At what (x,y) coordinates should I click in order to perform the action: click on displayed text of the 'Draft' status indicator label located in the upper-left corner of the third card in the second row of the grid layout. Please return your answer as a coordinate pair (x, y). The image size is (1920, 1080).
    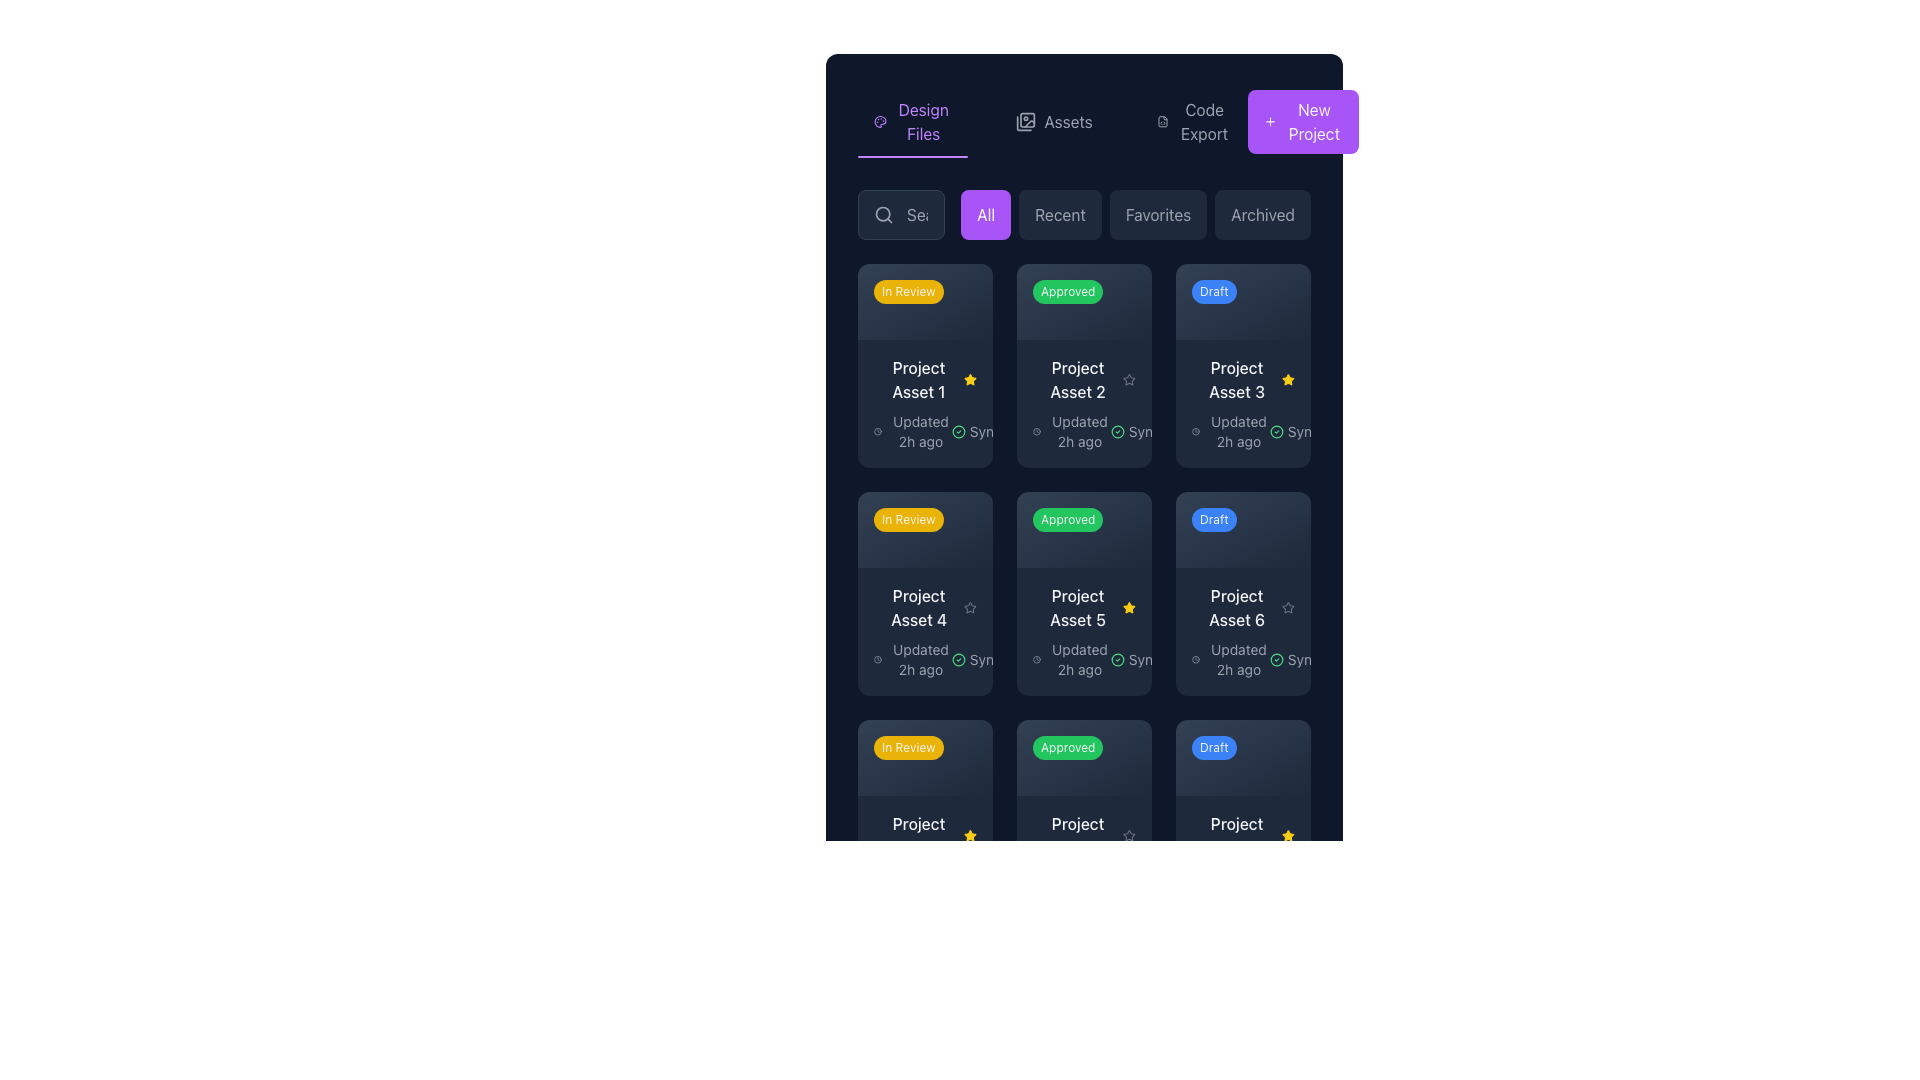
    Looking at the image, I should click on (1213, 518).